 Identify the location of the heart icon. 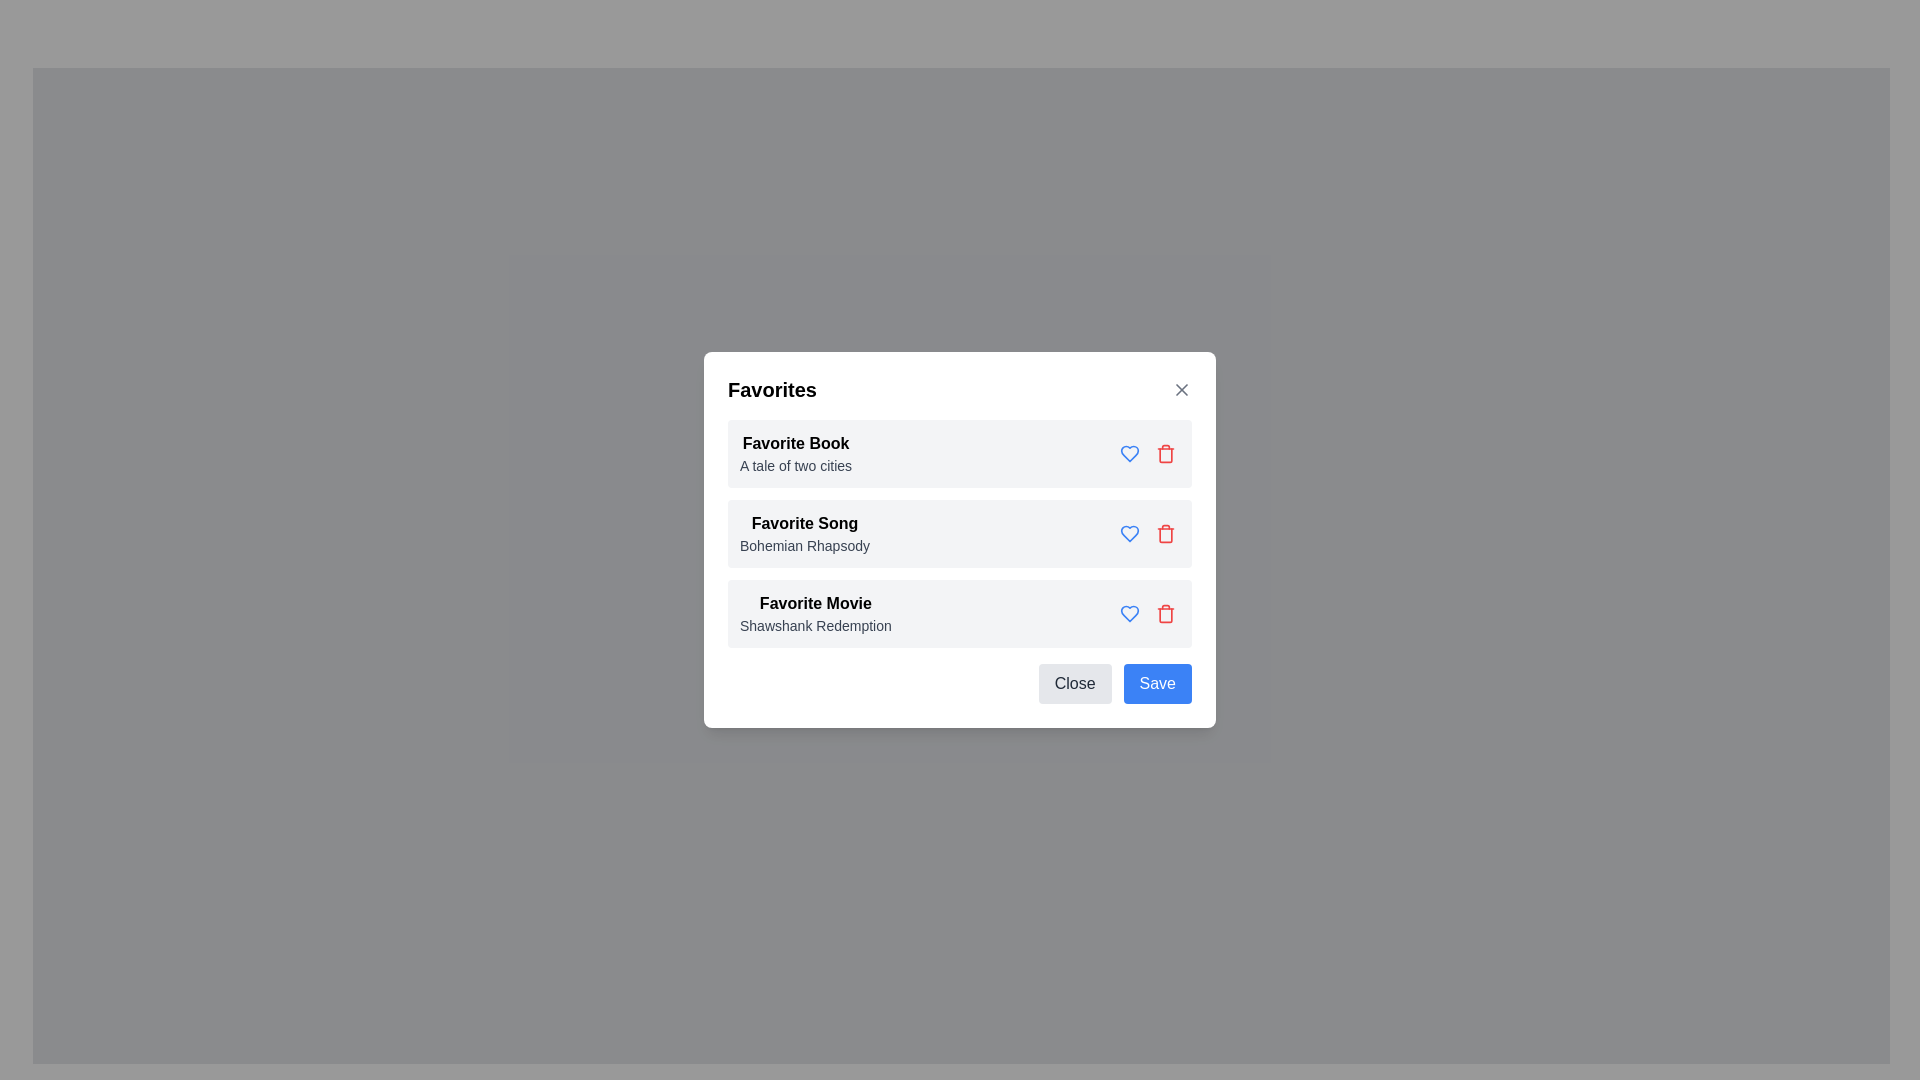
(1129, 532).